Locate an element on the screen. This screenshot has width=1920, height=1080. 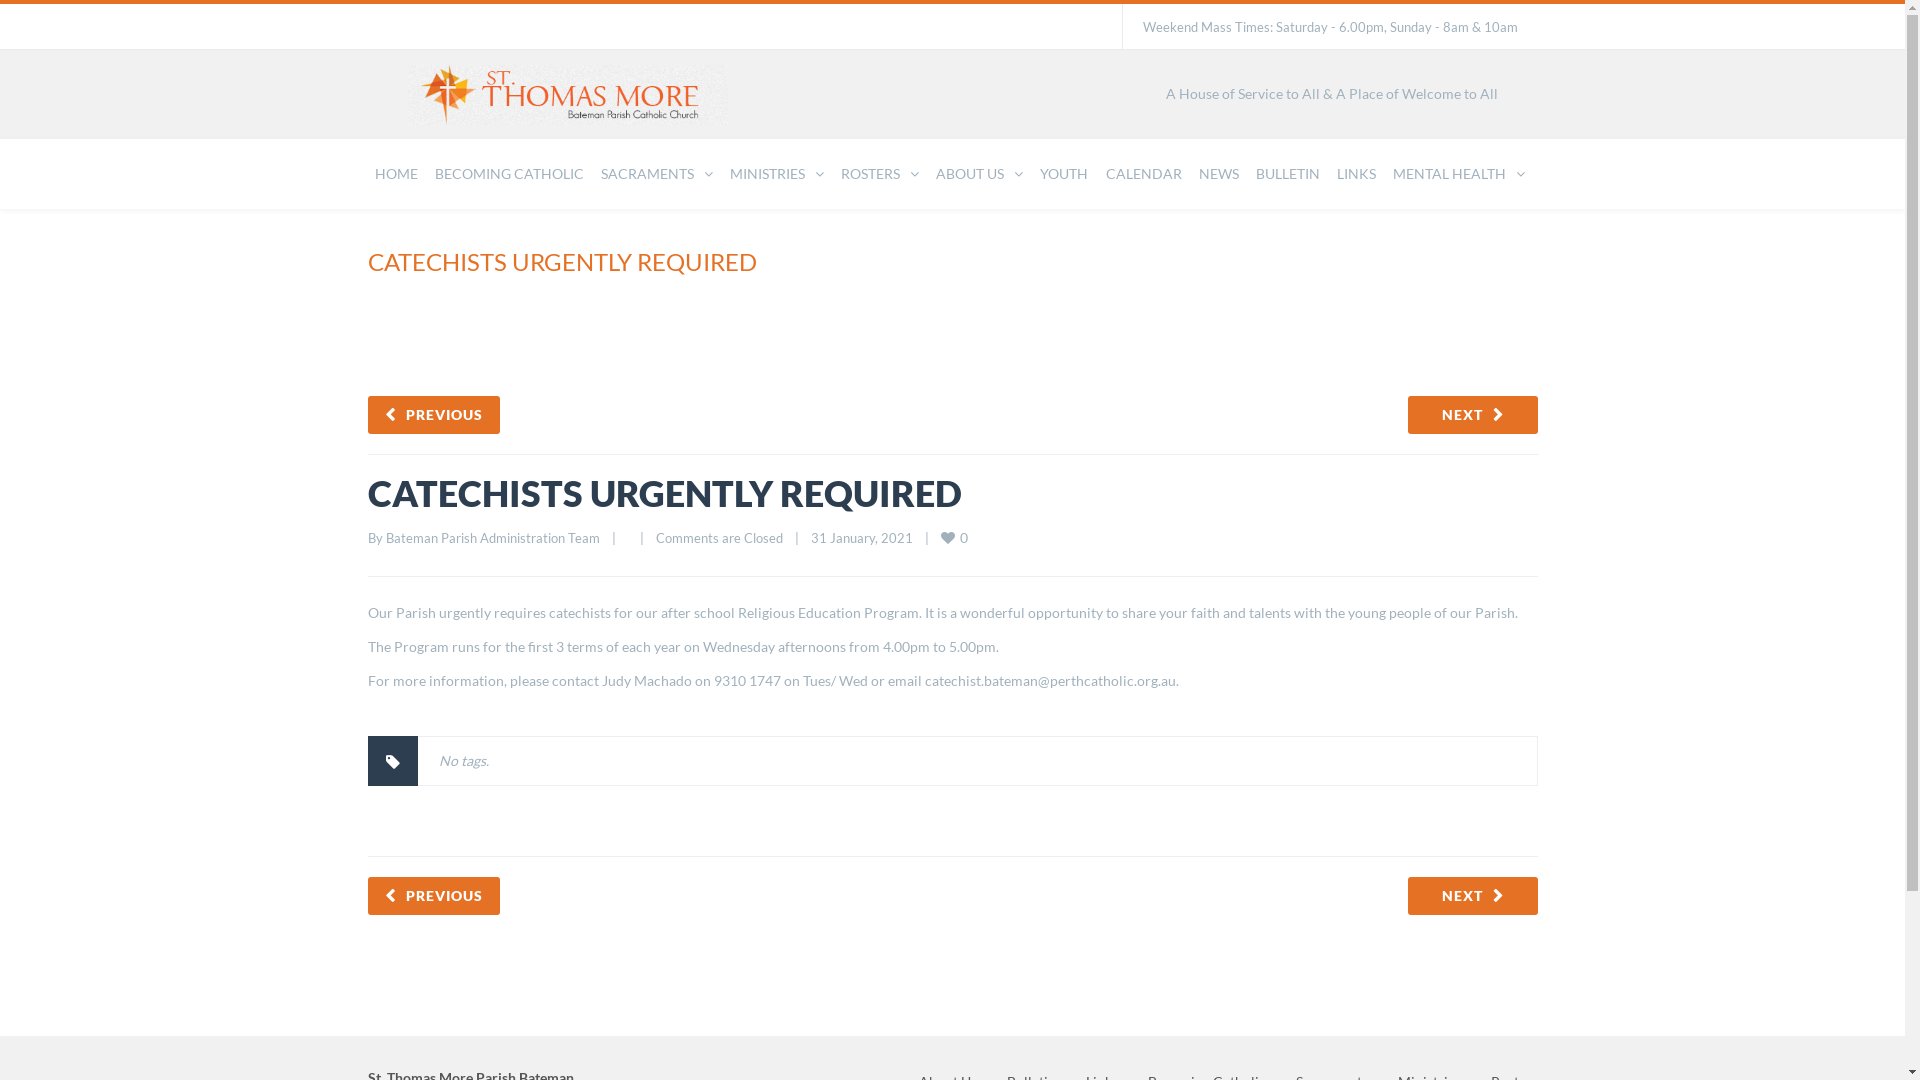
'St. Thomas More Parish Bateman' is located at coordinates (566, 95).